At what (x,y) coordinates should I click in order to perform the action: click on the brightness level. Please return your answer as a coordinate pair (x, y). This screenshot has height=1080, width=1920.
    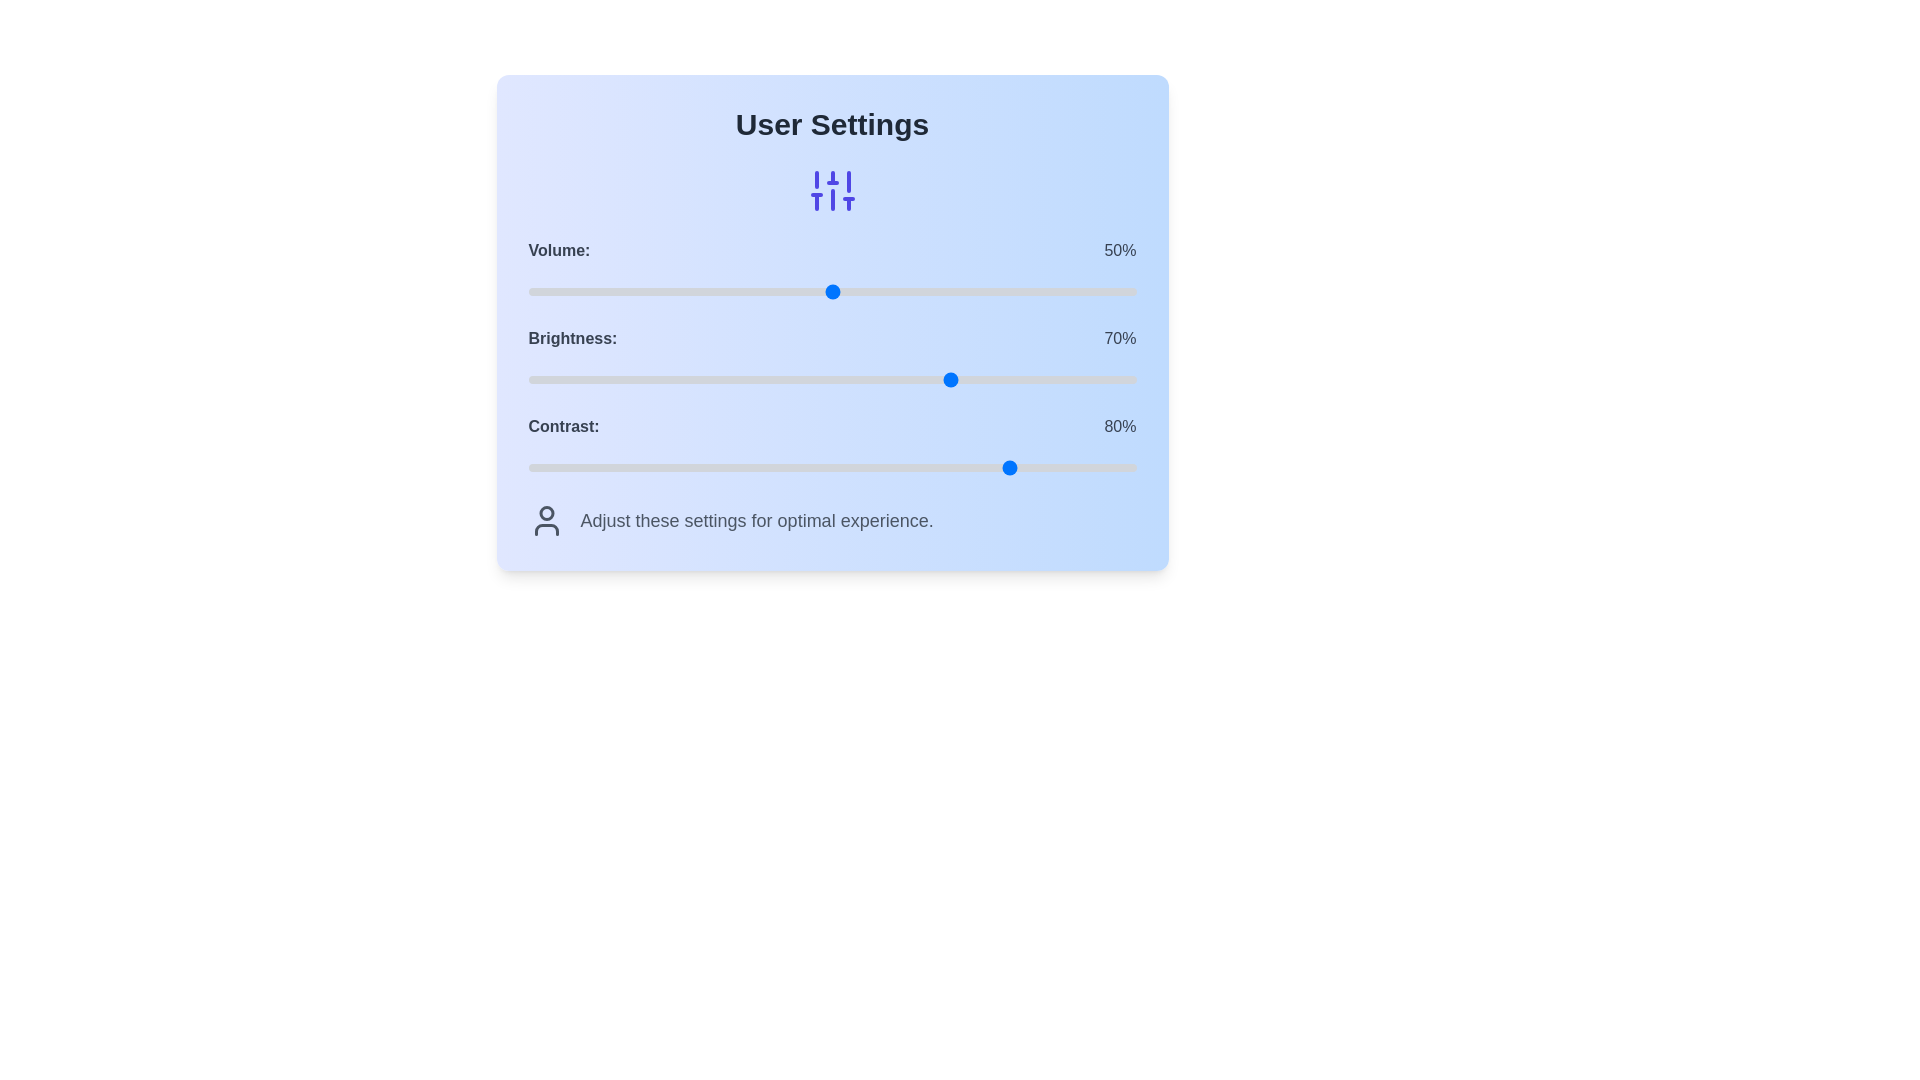
    Looking at the image, I should click on (940, 380).